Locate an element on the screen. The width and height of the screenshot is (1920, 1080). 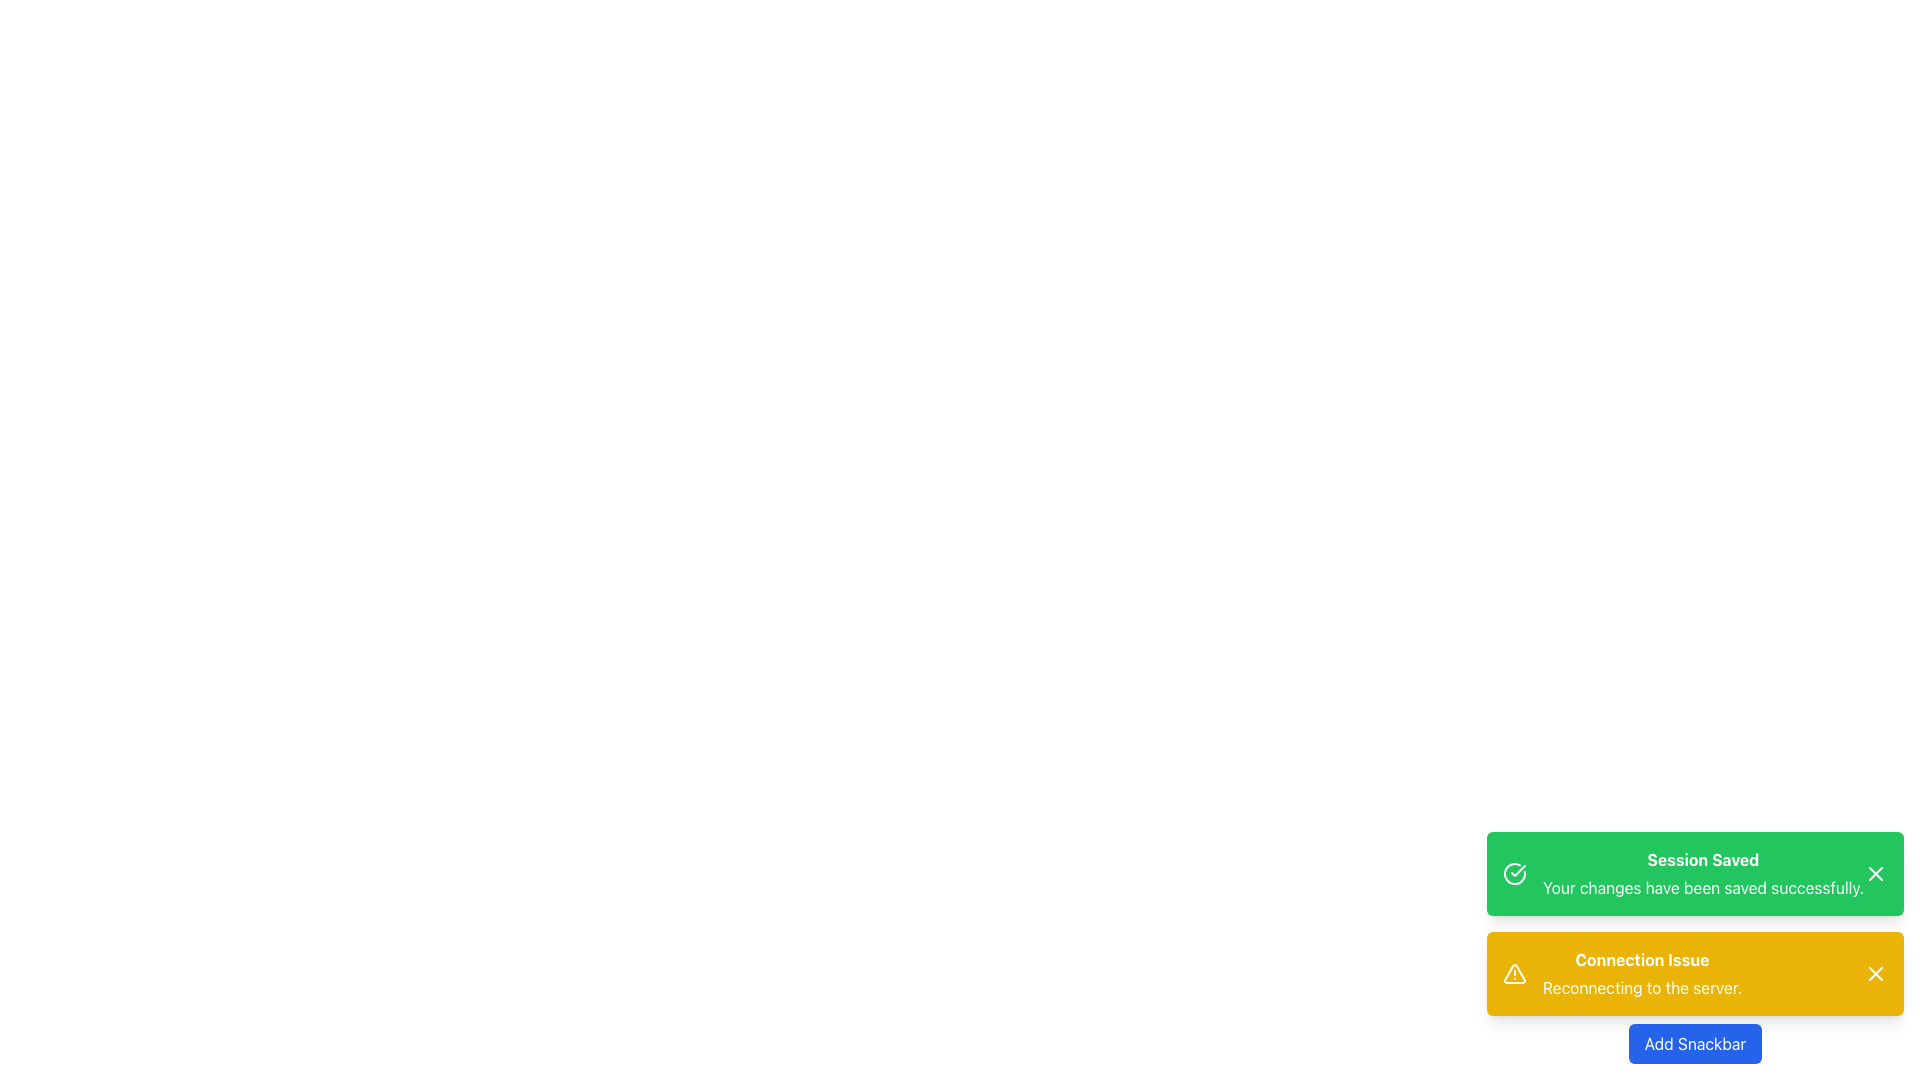
the SVG checkmark circle icon located at the leftmost side of the green notification bar that indicates 'Session Saved' as visual feedback is located at coordinates (1514, 873).